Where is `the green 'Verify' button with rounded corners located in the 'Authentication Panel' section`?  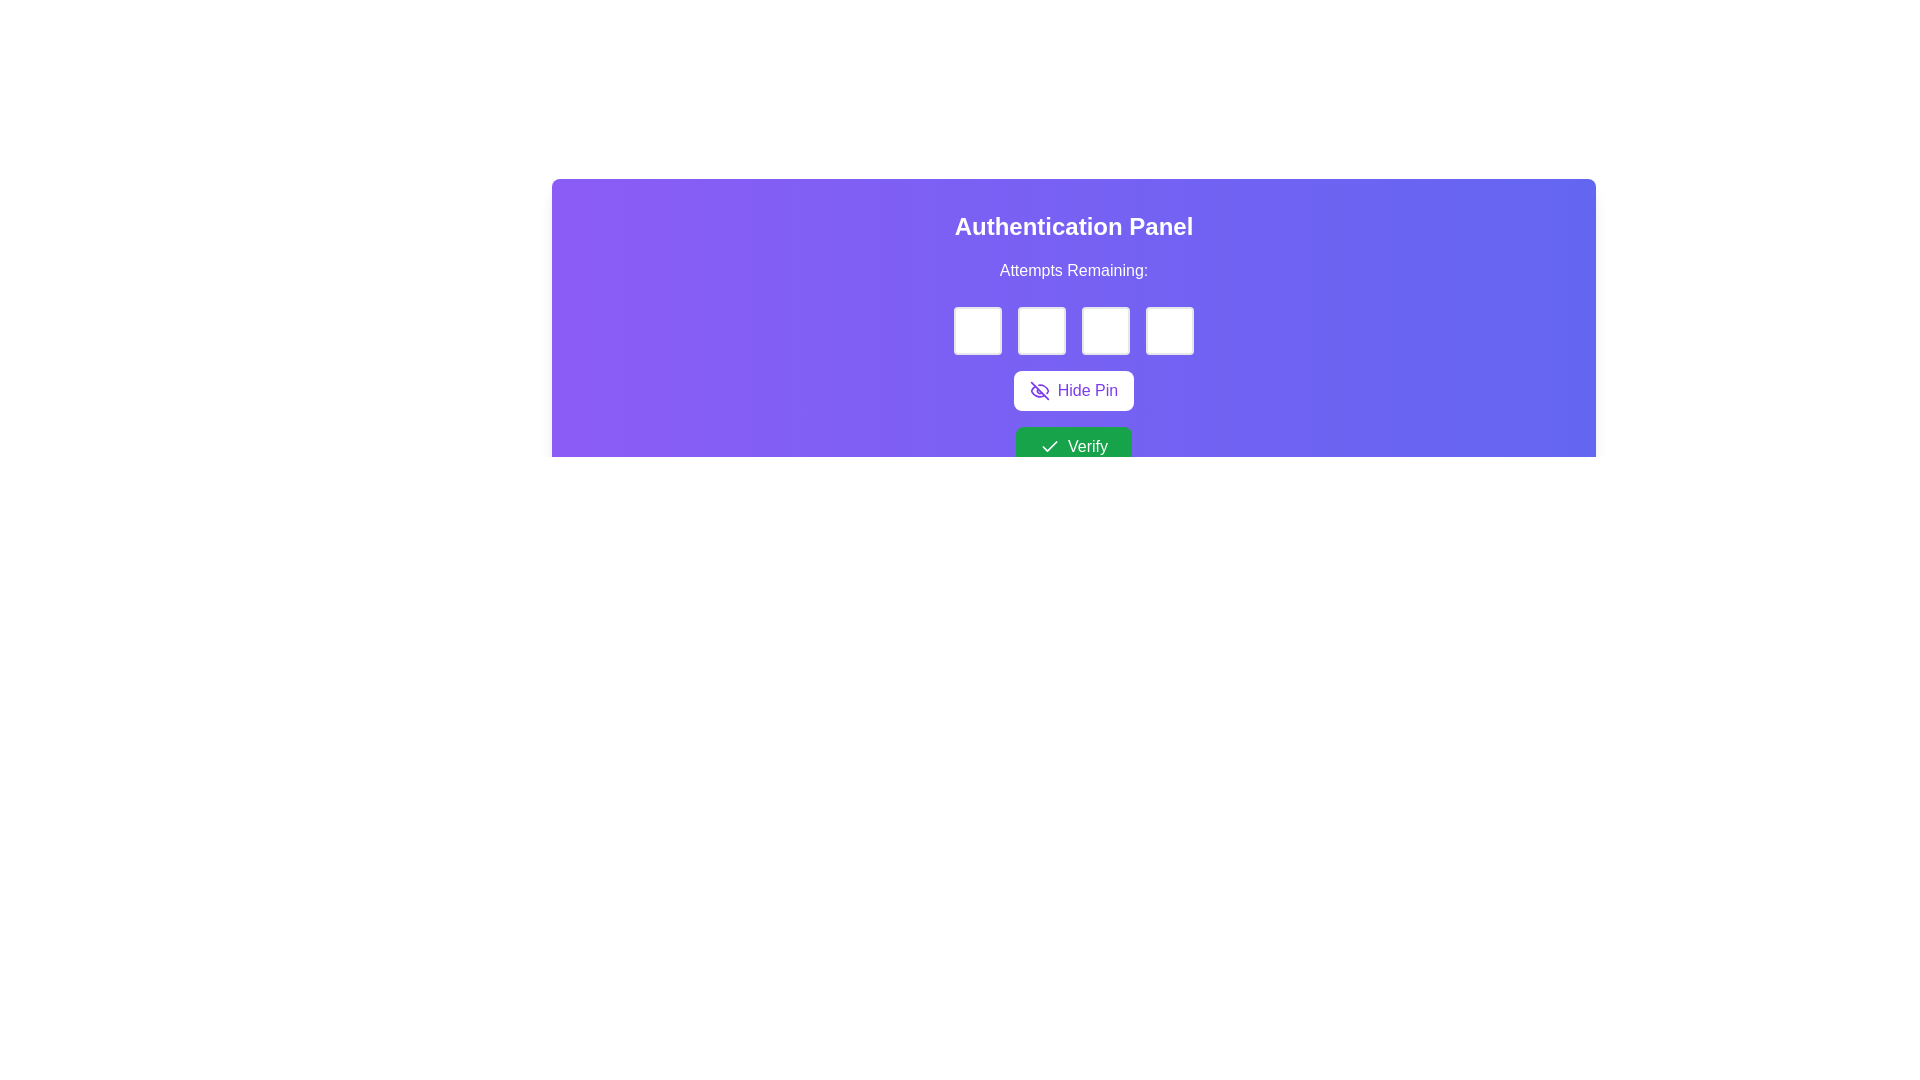
the green 'Verify' button with rounded corners located in the 'Authentication Panel' section is located at coordinates (1073, 446).